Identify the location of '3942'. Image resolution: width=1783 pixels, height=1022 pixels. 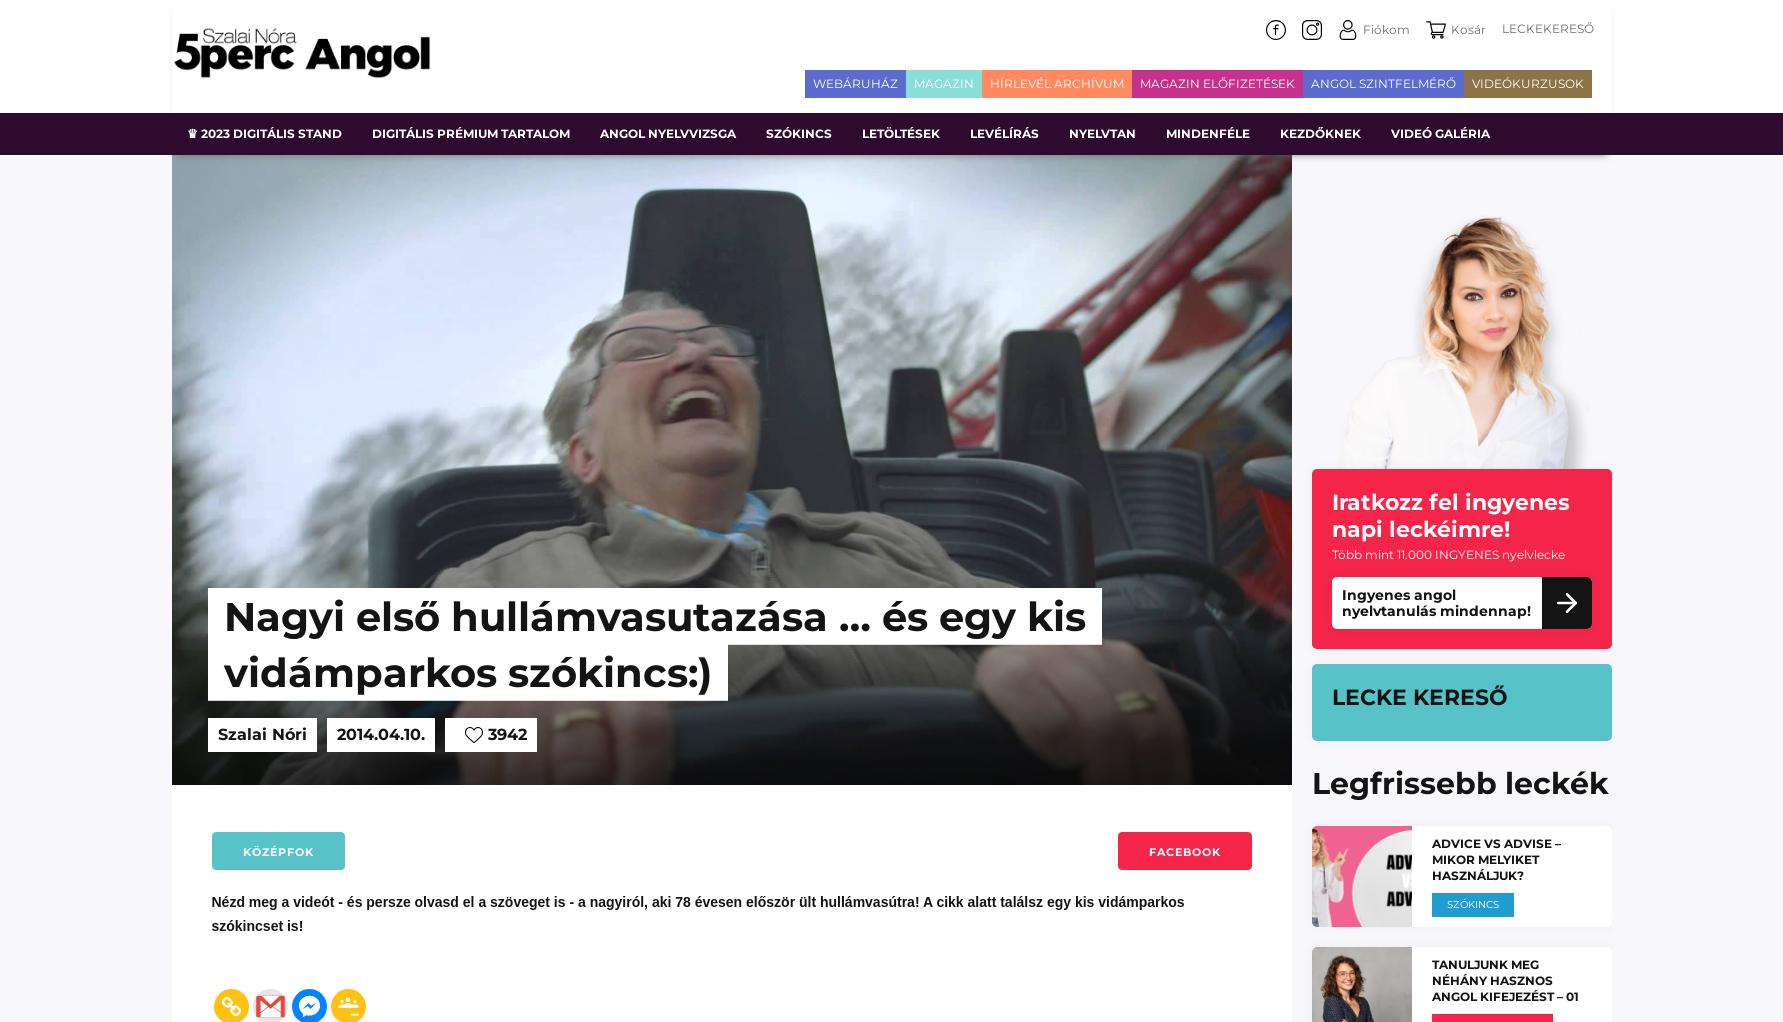
(486, 733).